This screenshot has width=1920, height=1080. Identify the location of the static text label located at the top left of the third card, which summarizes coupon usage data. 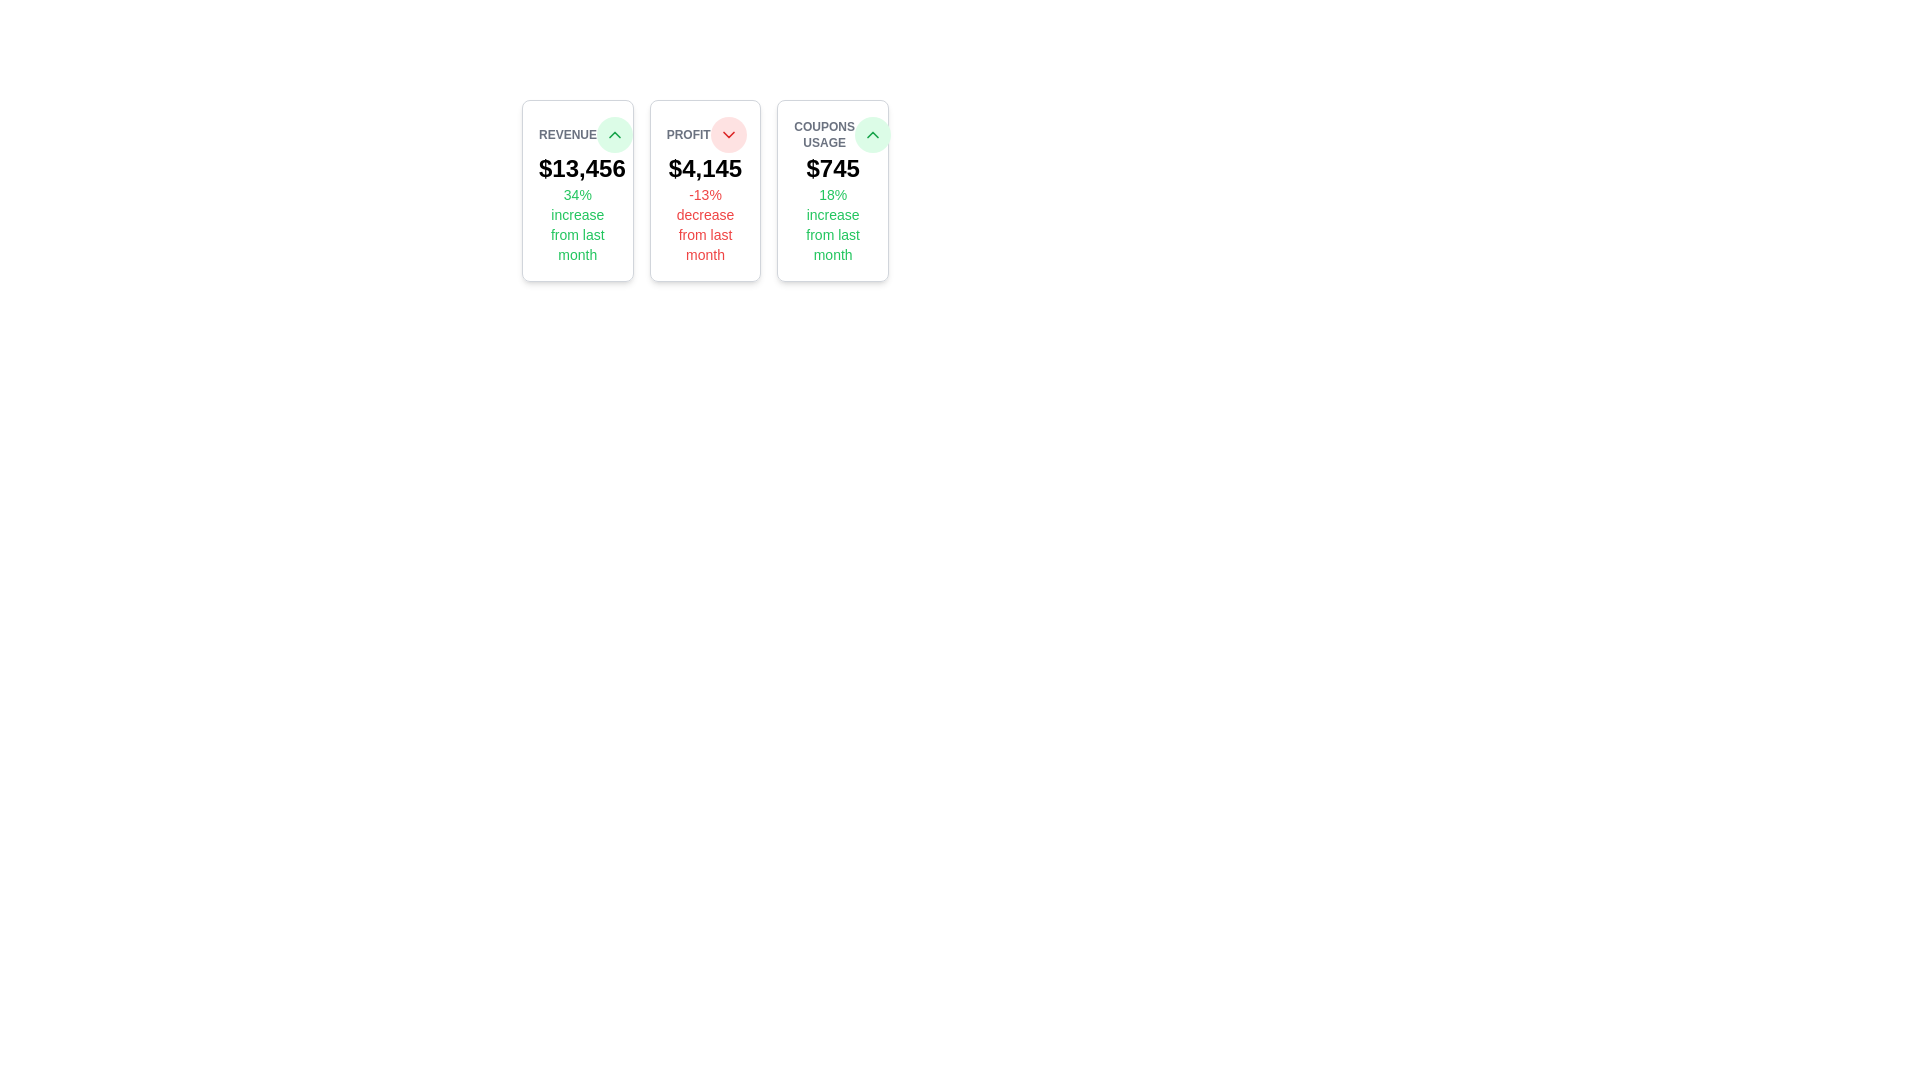
(824, 135).